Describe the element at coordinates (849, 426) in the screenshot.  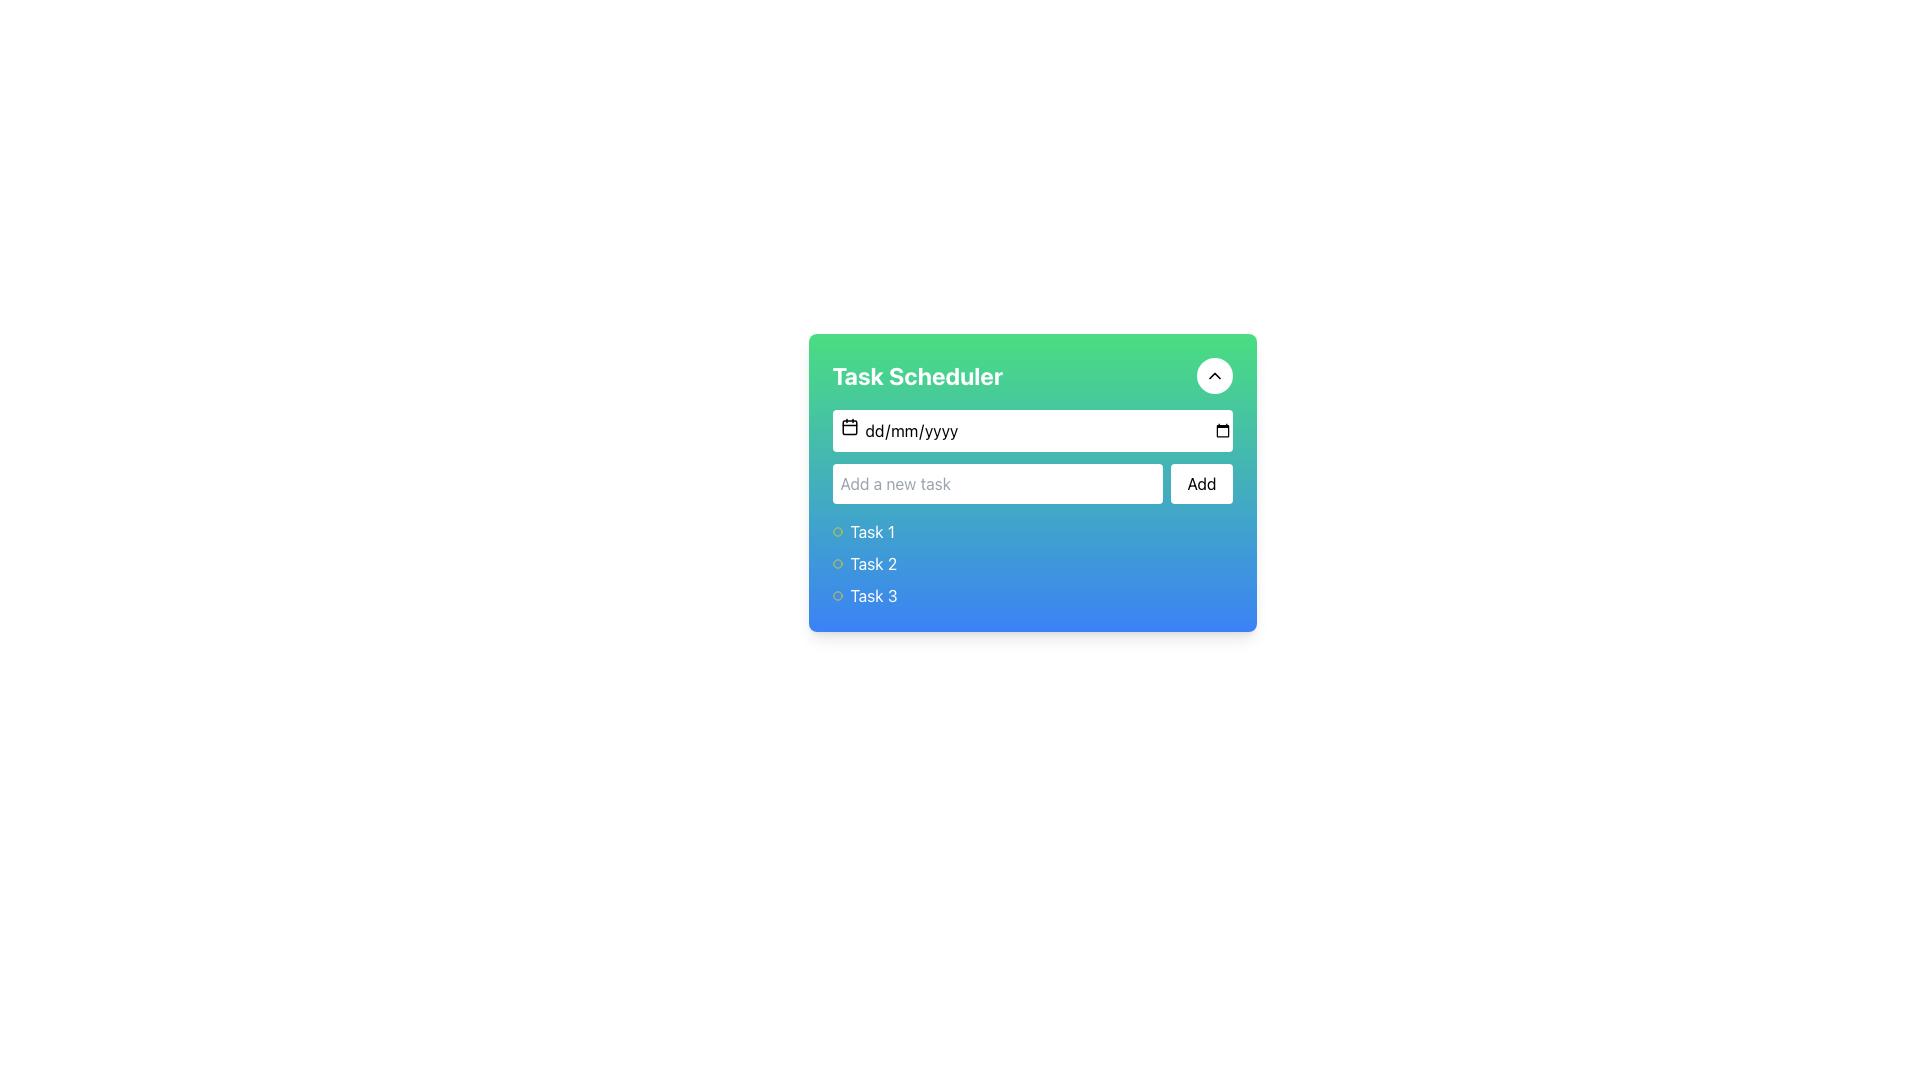
I see `the calendar icon located to the left of the date input field in the task scheduler modal` at that location.